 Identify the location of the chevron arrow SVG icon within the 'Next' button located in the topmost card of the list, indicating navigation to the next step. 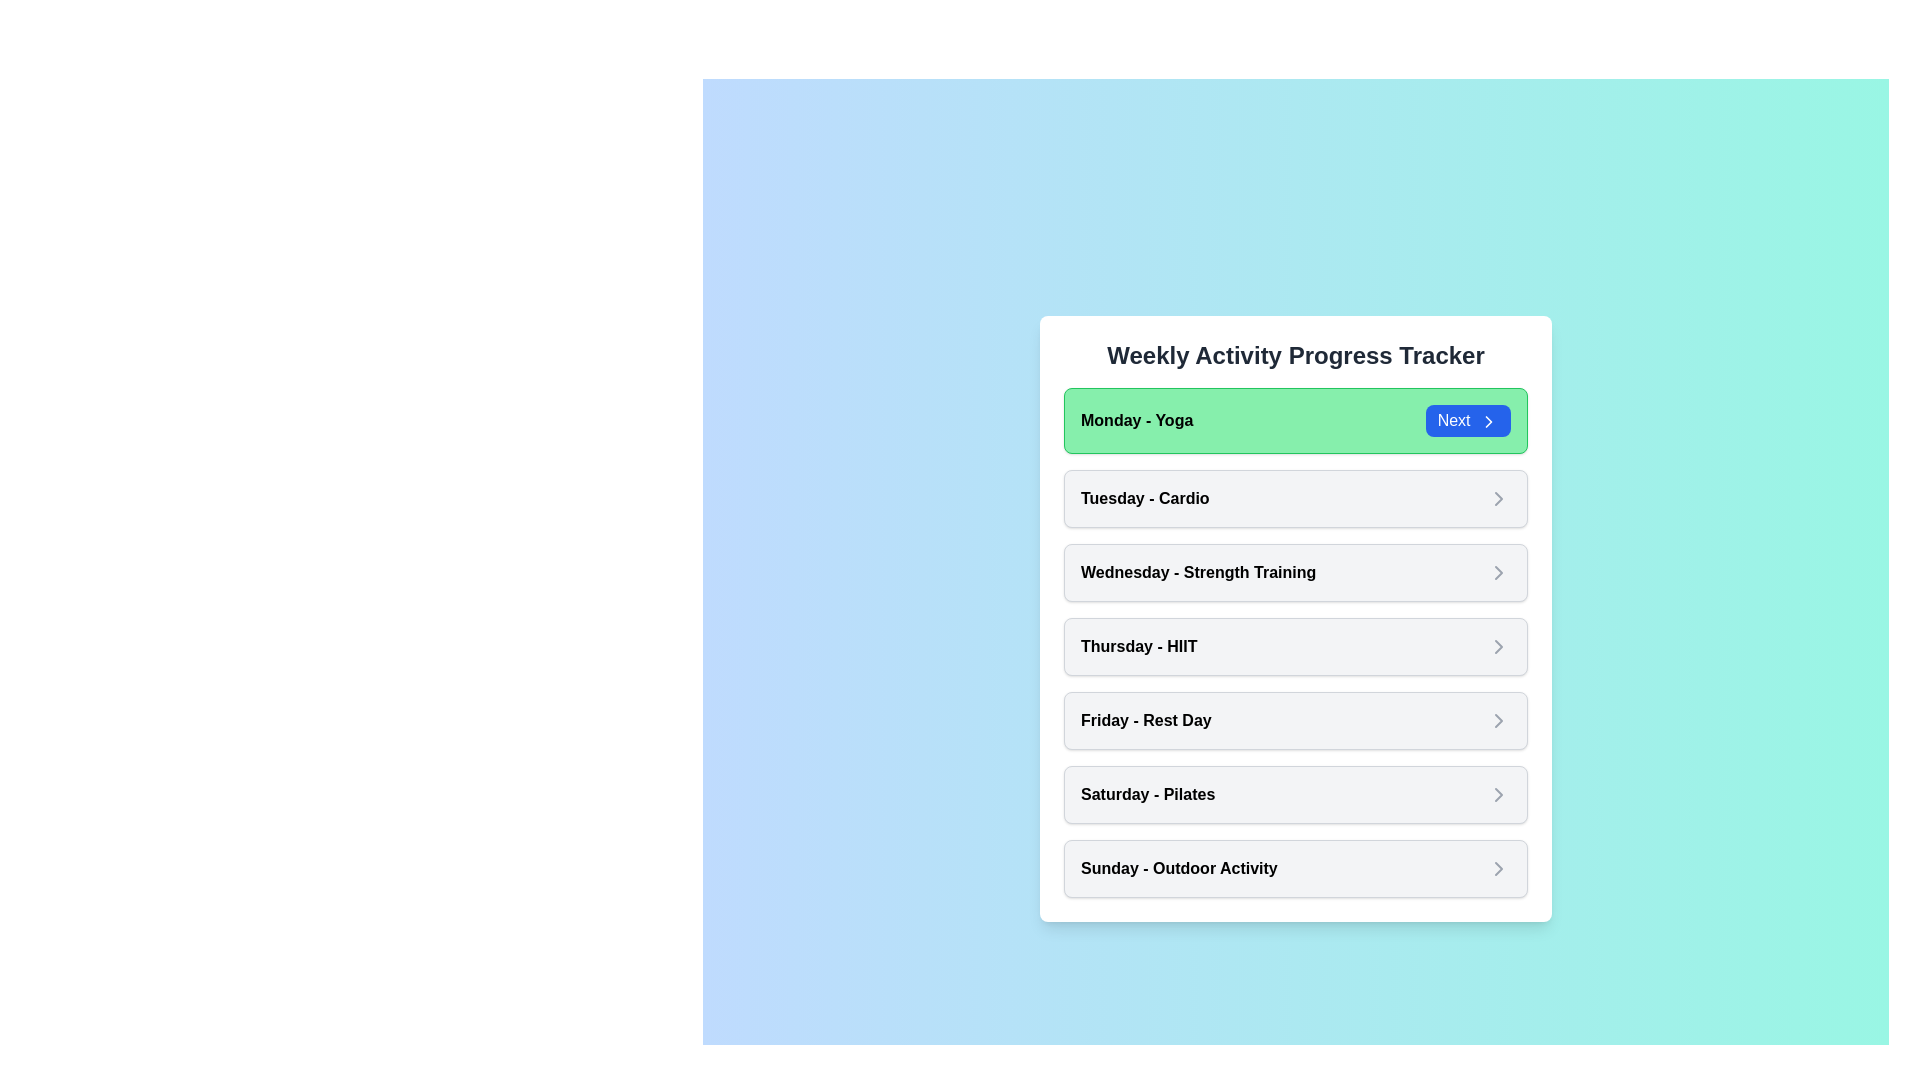
(1498, 793).